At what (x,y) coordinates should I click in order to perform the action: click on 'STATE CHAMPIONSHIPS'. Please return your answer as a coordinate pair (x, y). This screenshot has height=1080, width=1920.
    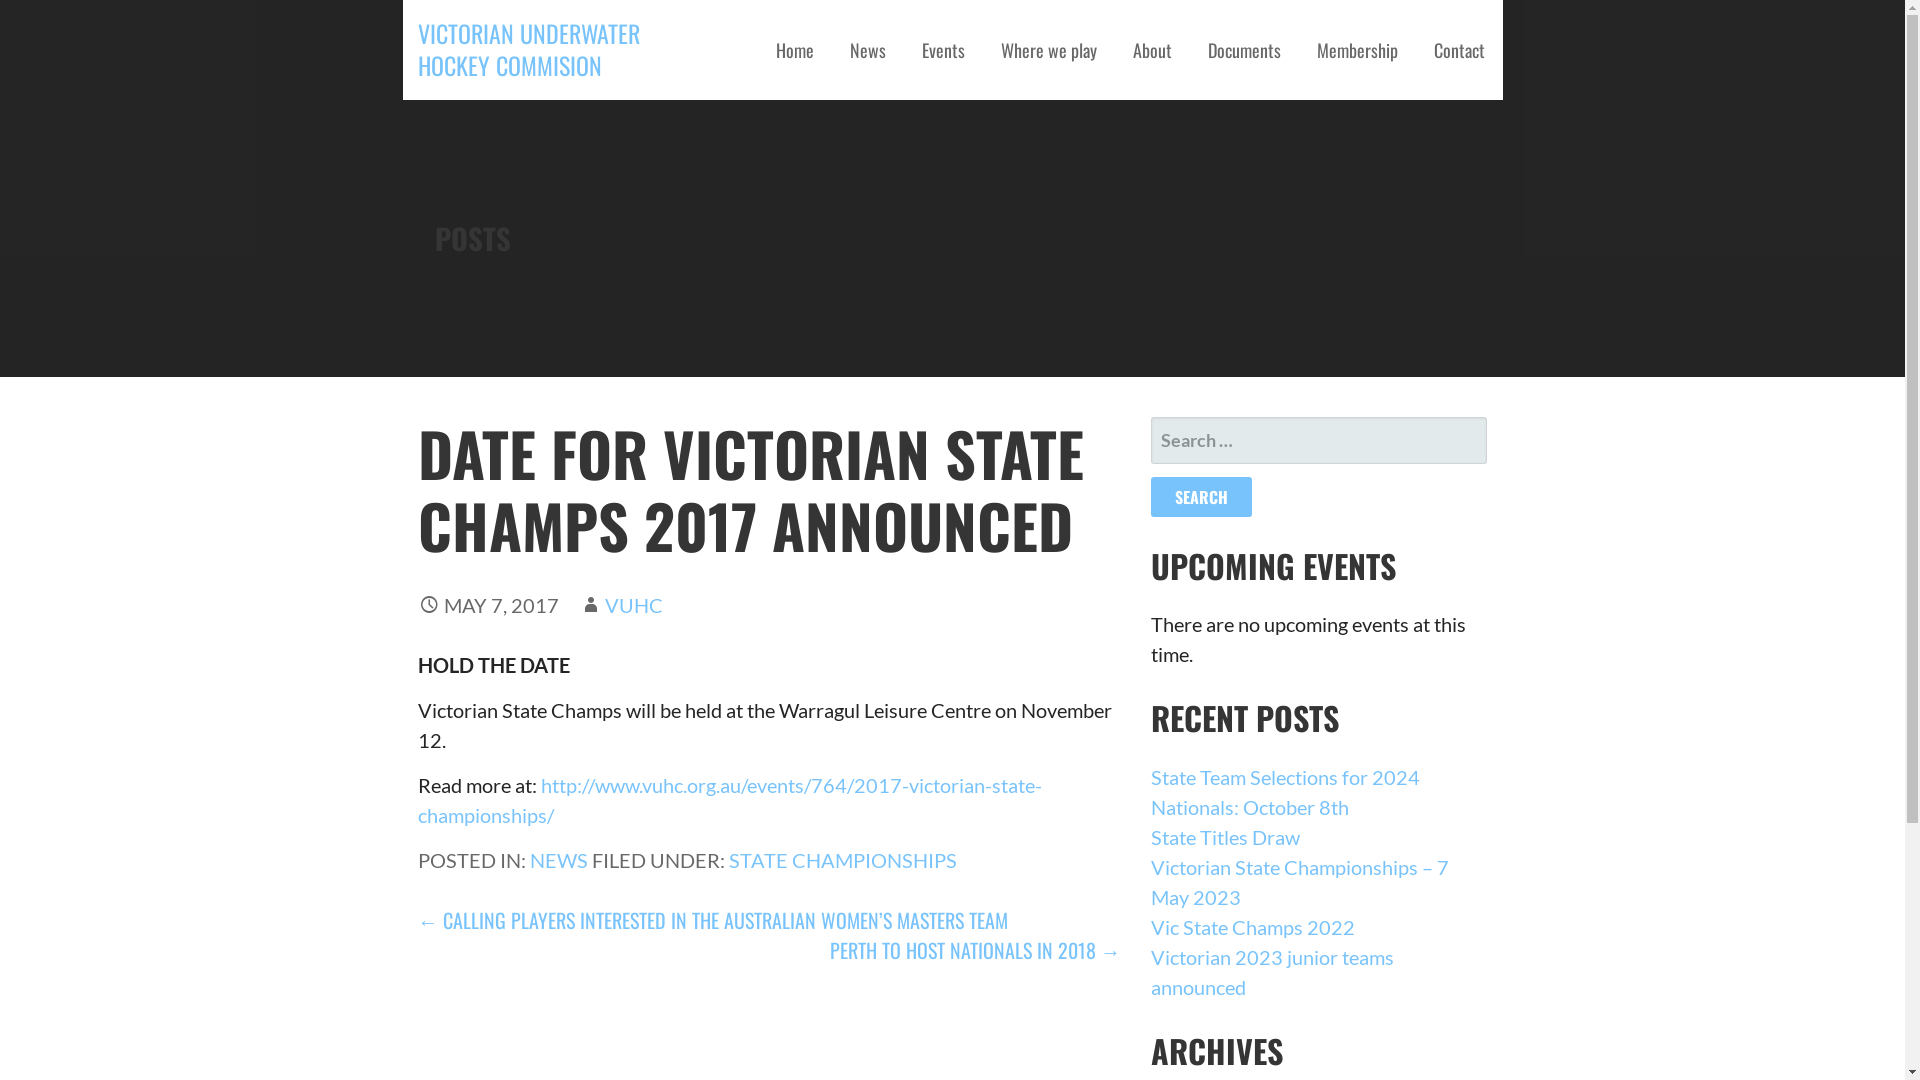
    Looking at the image, I should click on (843, 859).